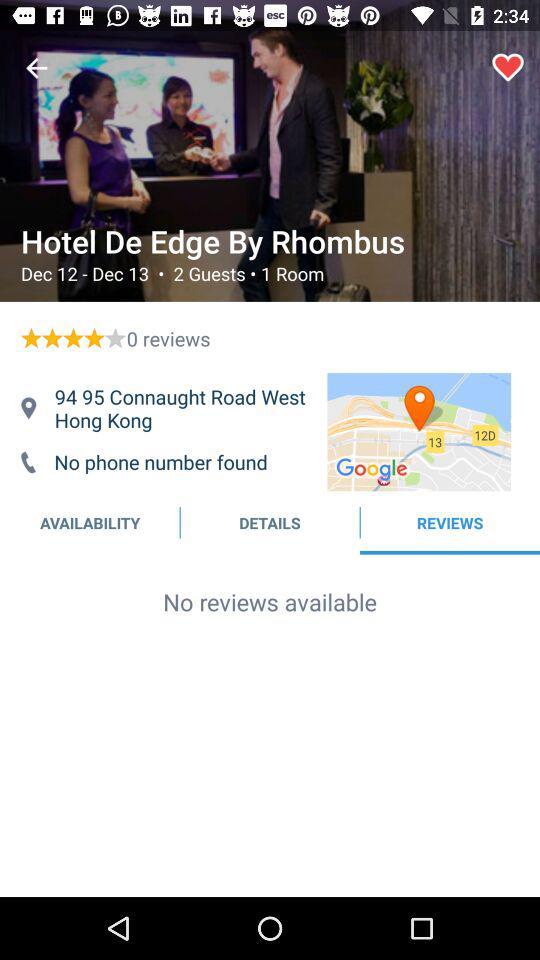 This screenshot has width=540, height=960. I want to click on the location icon left to 94, so click(27, 407).